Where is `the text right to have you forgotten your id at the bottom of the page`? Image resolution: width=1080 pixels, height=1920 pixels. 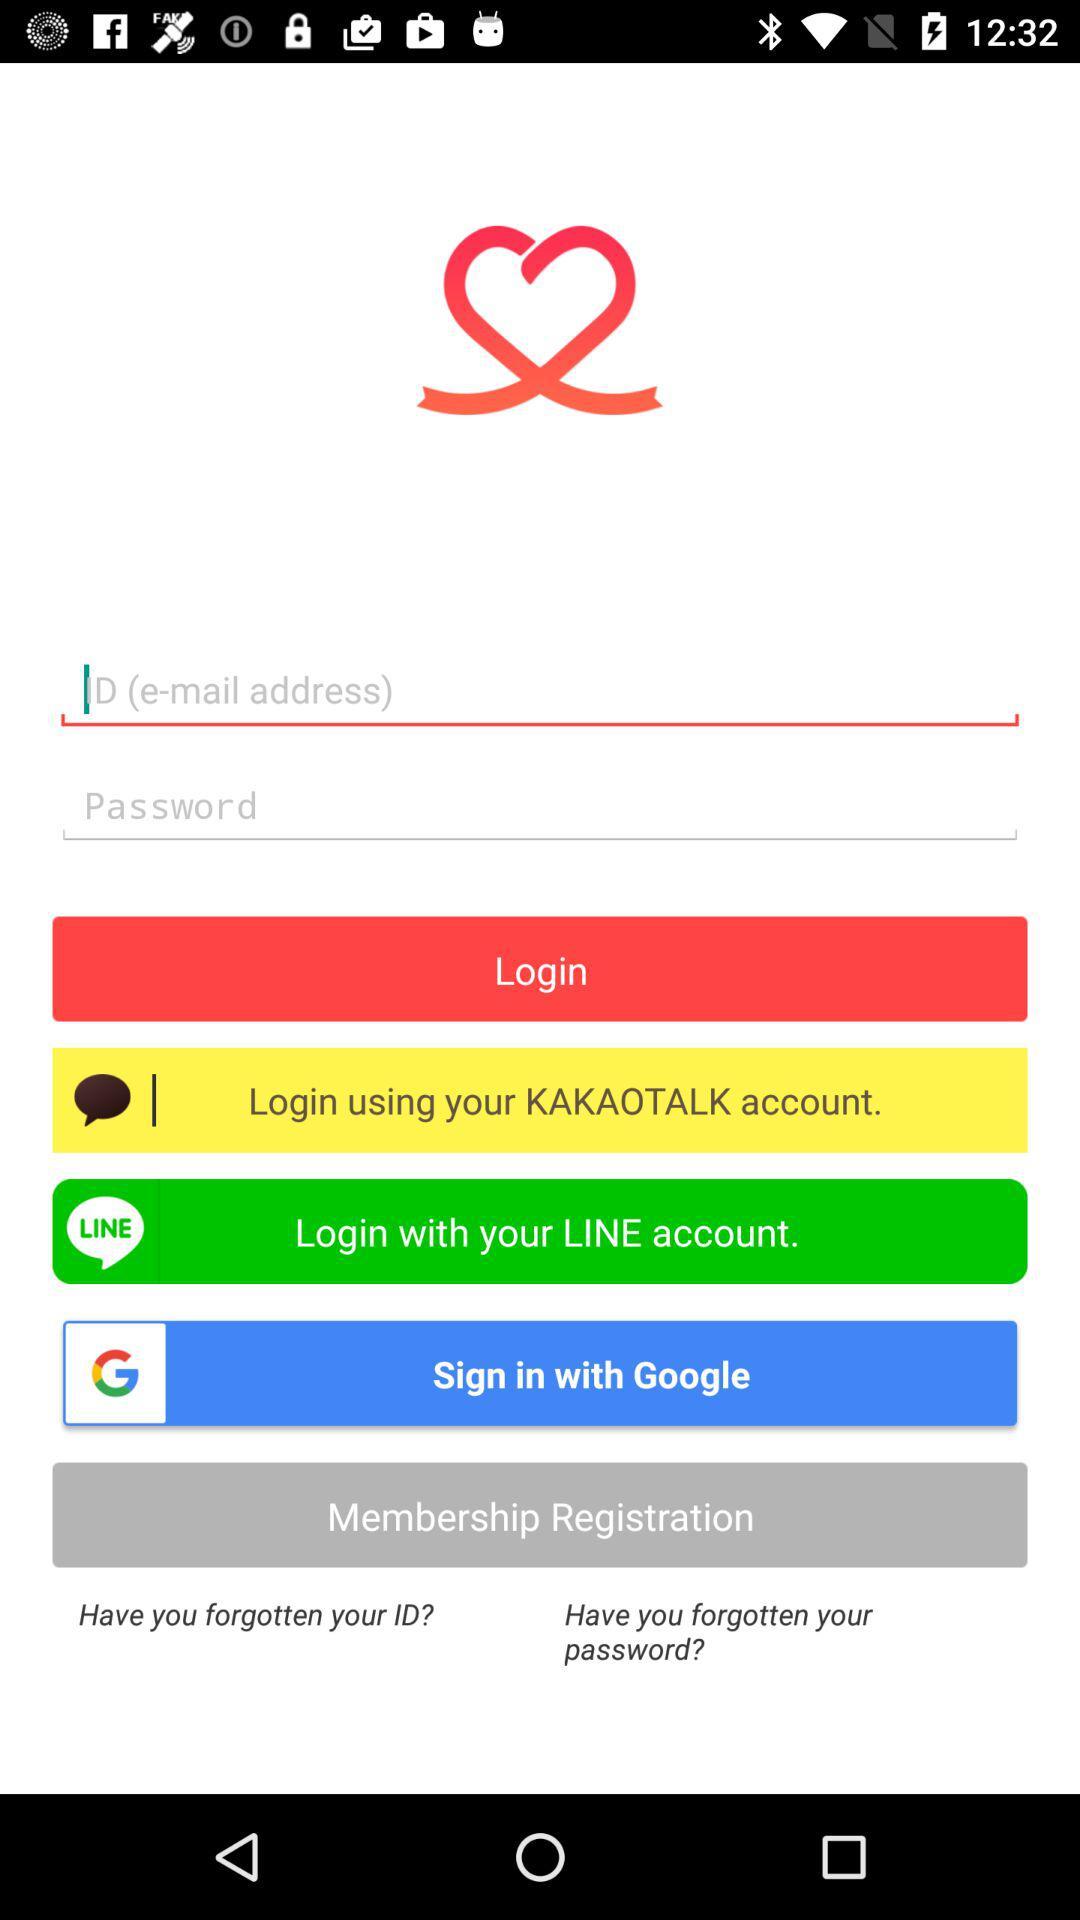 the text right to have you forgotten your id at the bottom of the page is located at coordinates (782, 1631).